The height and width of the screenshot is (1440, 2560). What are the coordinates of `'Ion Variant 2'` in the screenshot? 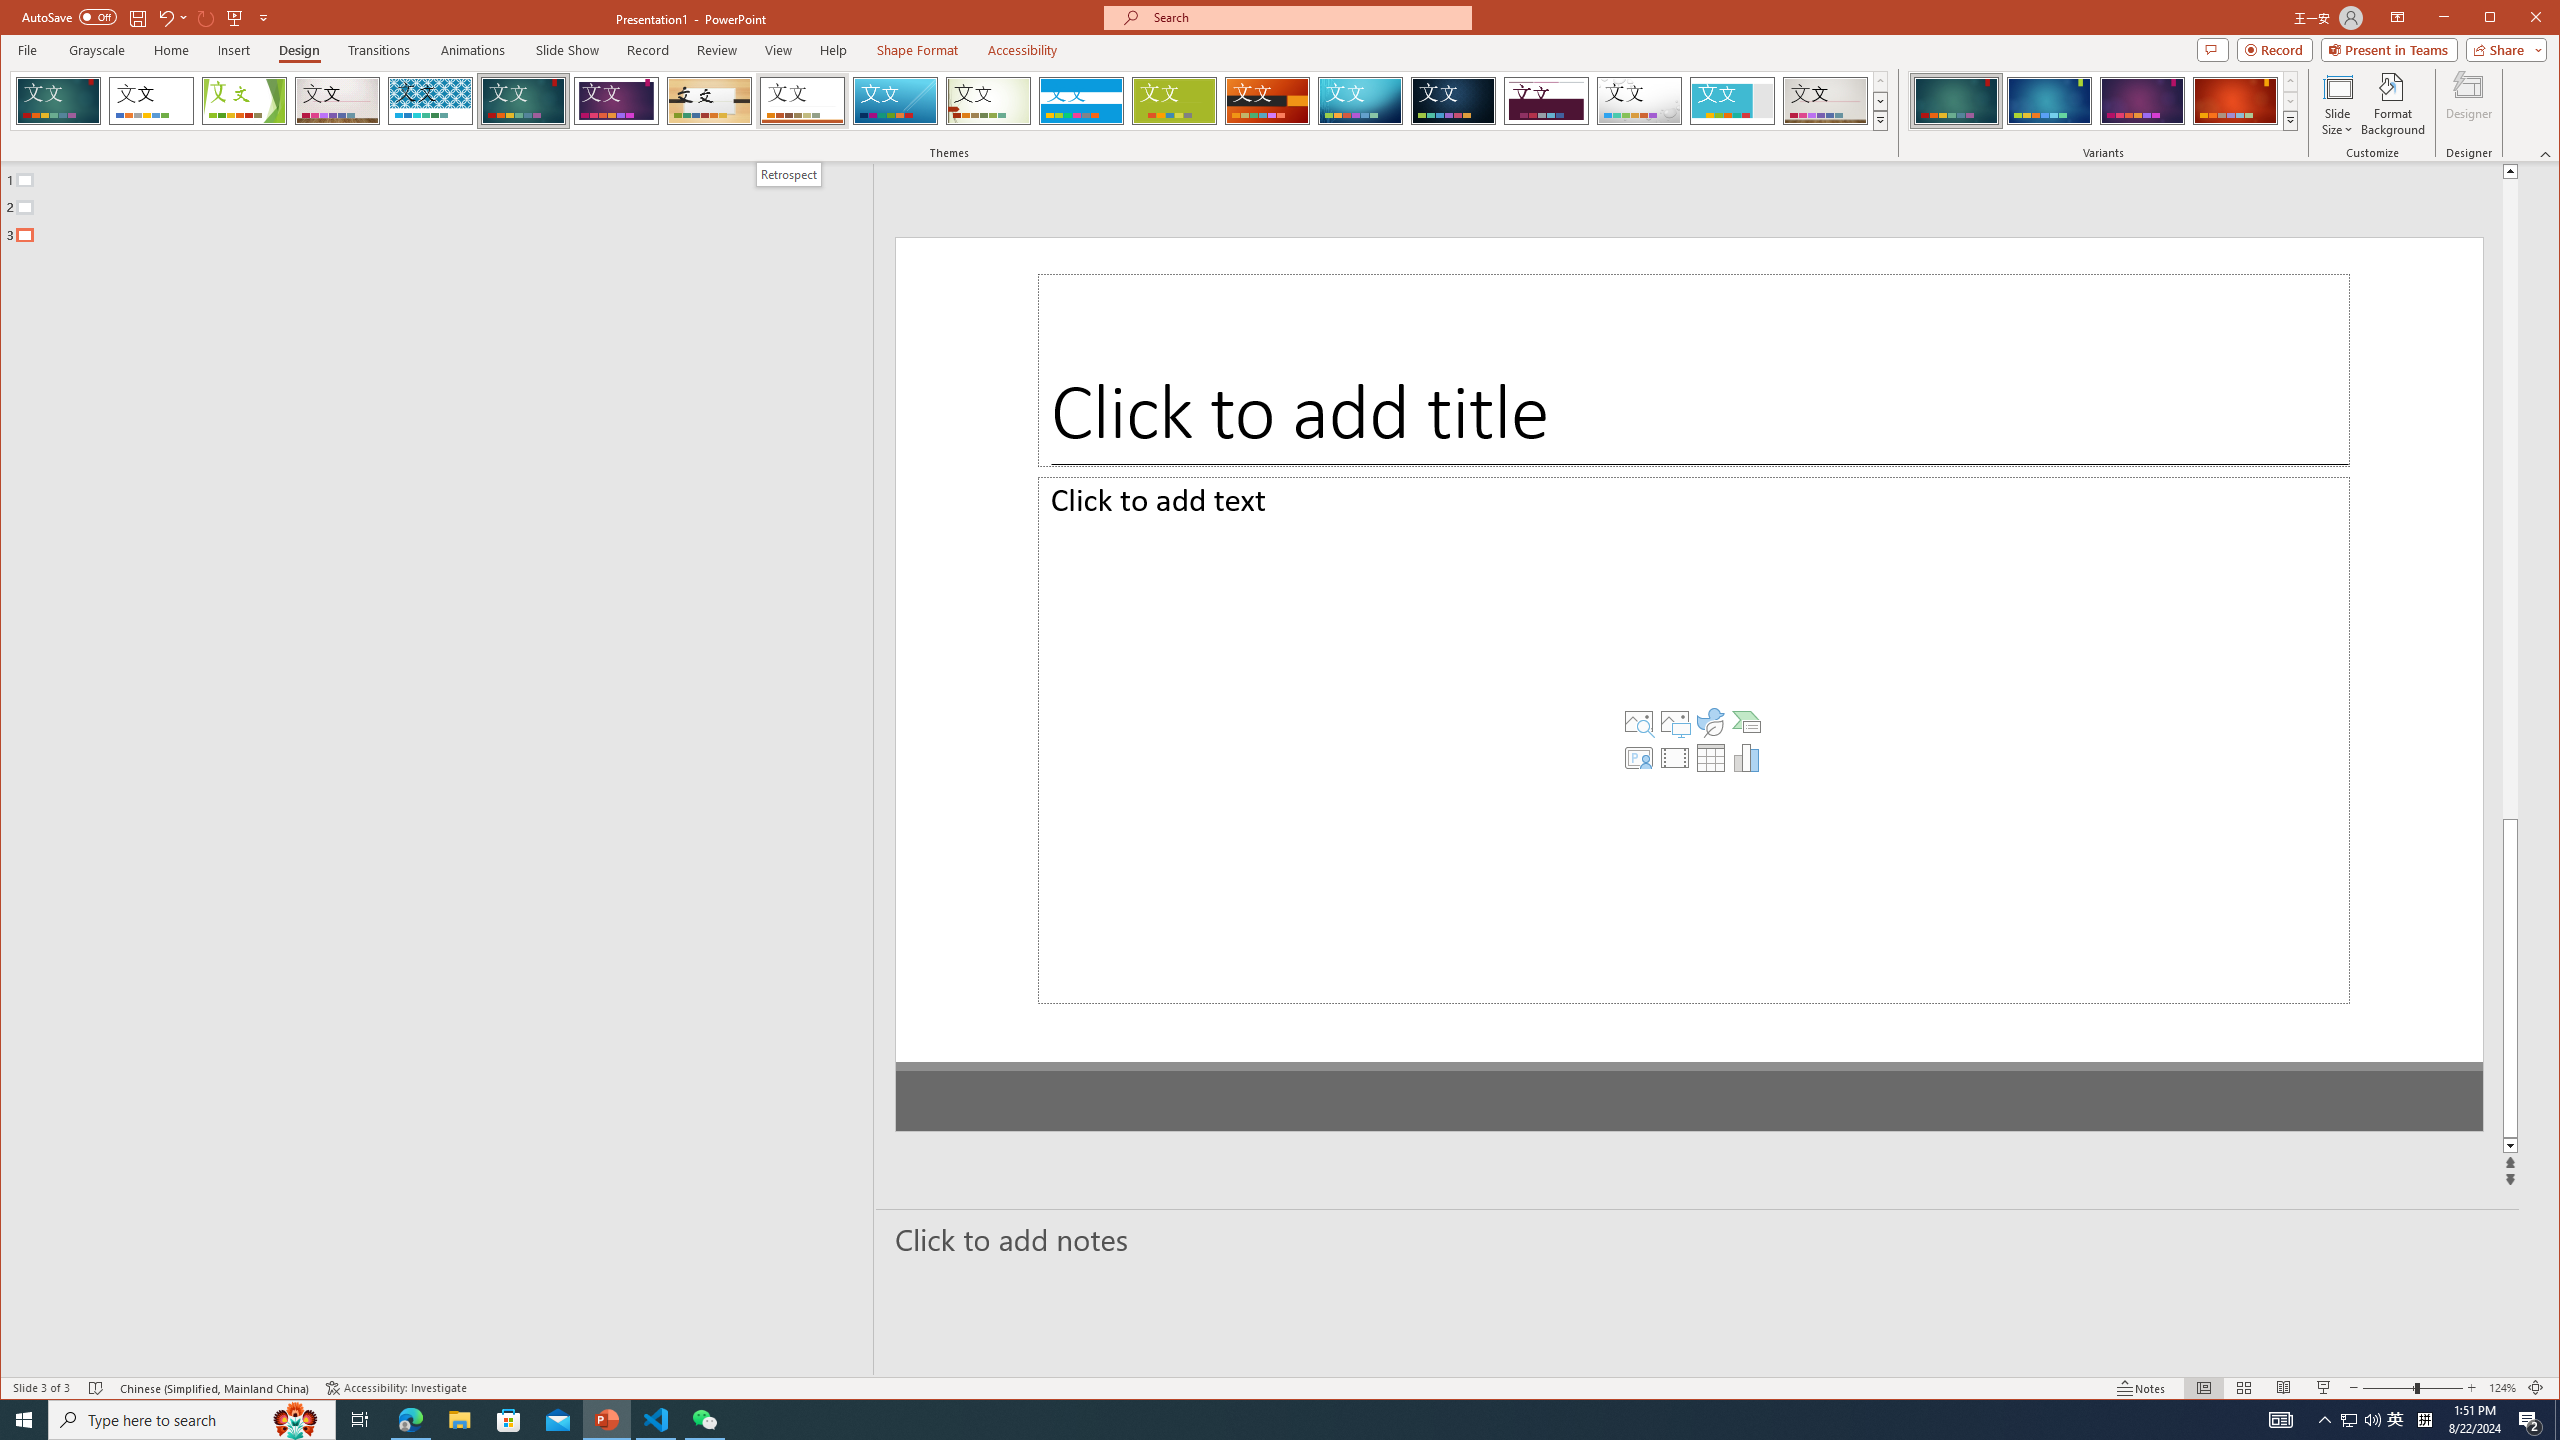 It's located at (2049, 100).